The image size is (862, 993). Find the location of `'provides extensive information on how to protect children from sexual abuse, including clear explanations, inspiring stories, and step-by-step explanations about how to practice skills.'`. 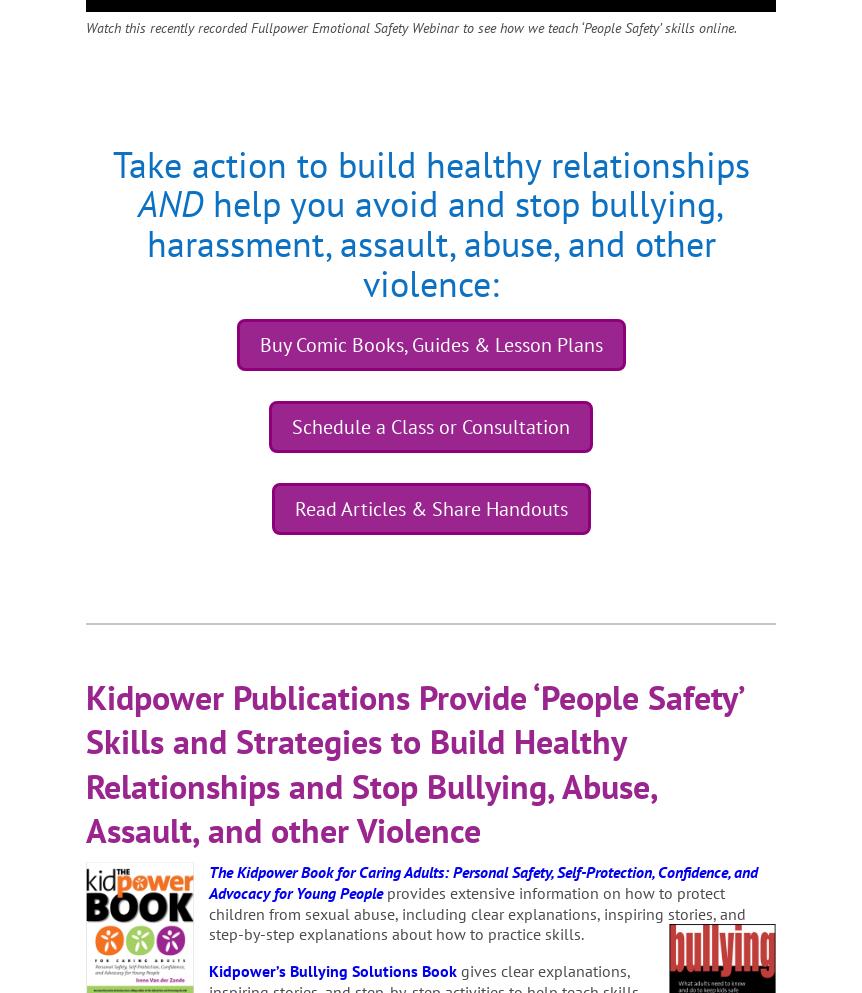

'provides extensive information on how to protect children from sexual abuse, including clear explanations, inspiring stories, and step-by-step explanations about how to practice skills.' is located at coordinates (477, 912).